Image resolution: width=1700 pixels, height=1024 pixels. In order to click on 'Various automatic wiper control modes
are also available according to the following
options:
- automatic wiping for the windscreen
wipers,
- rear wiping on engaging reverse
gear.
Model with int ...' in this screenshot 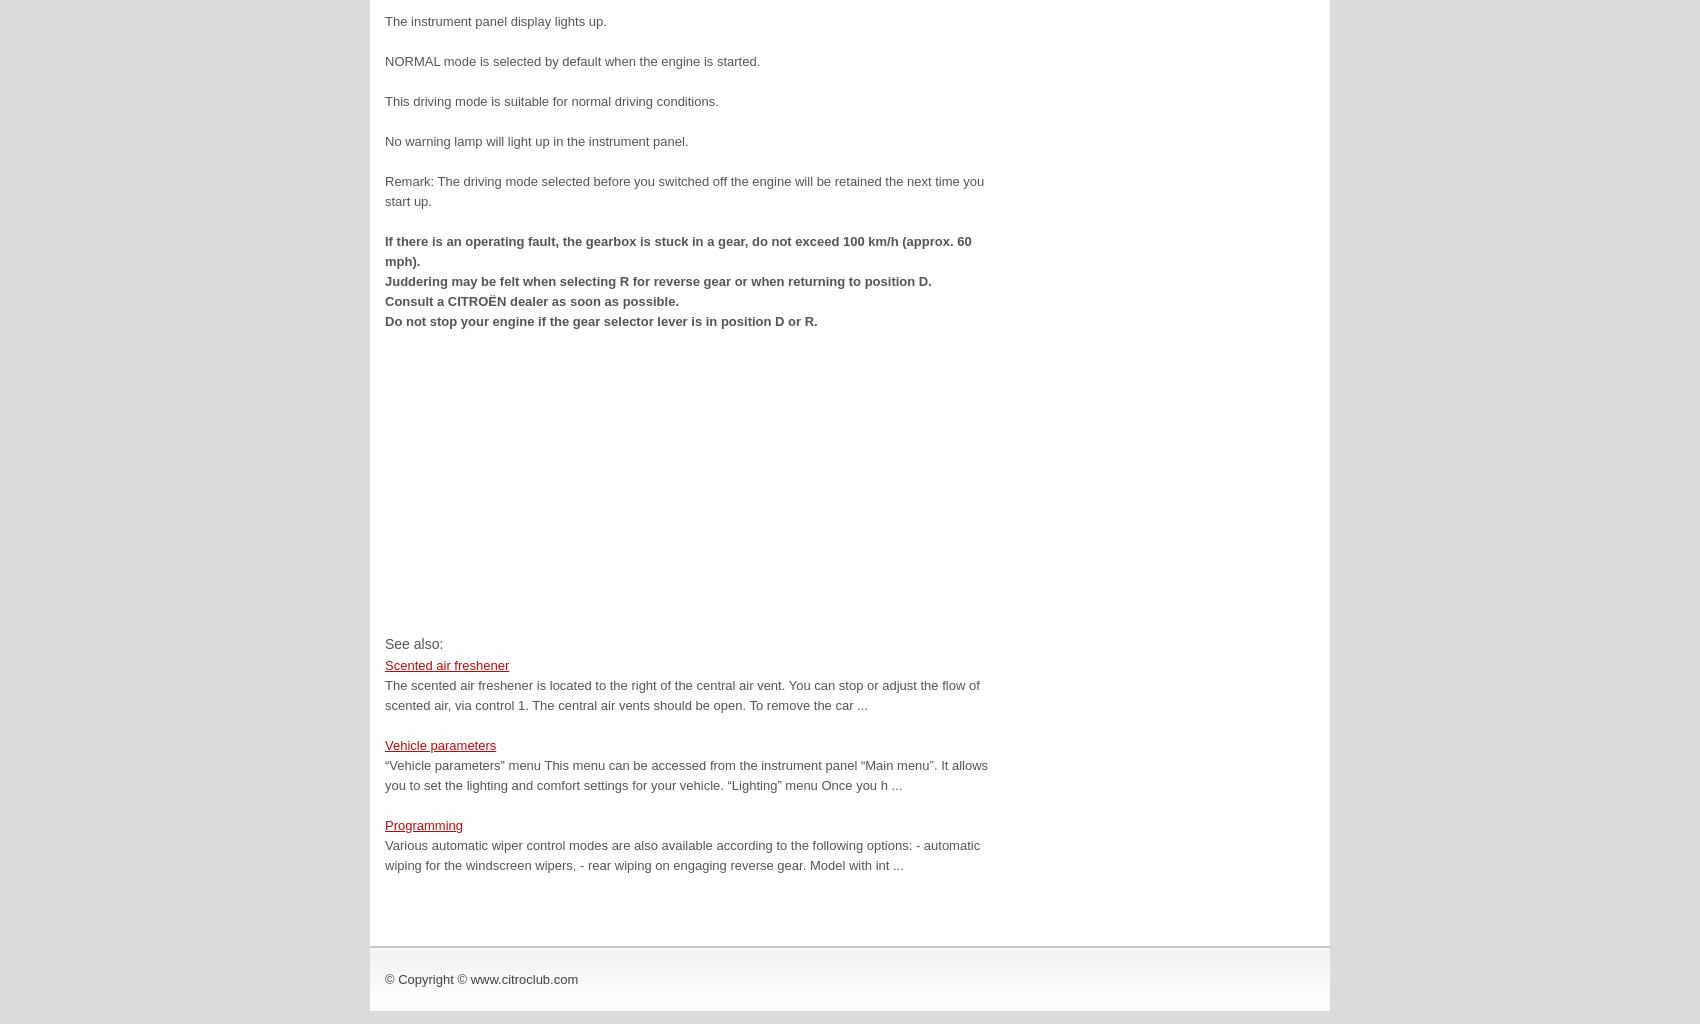, I will do `click(682, 855)`.